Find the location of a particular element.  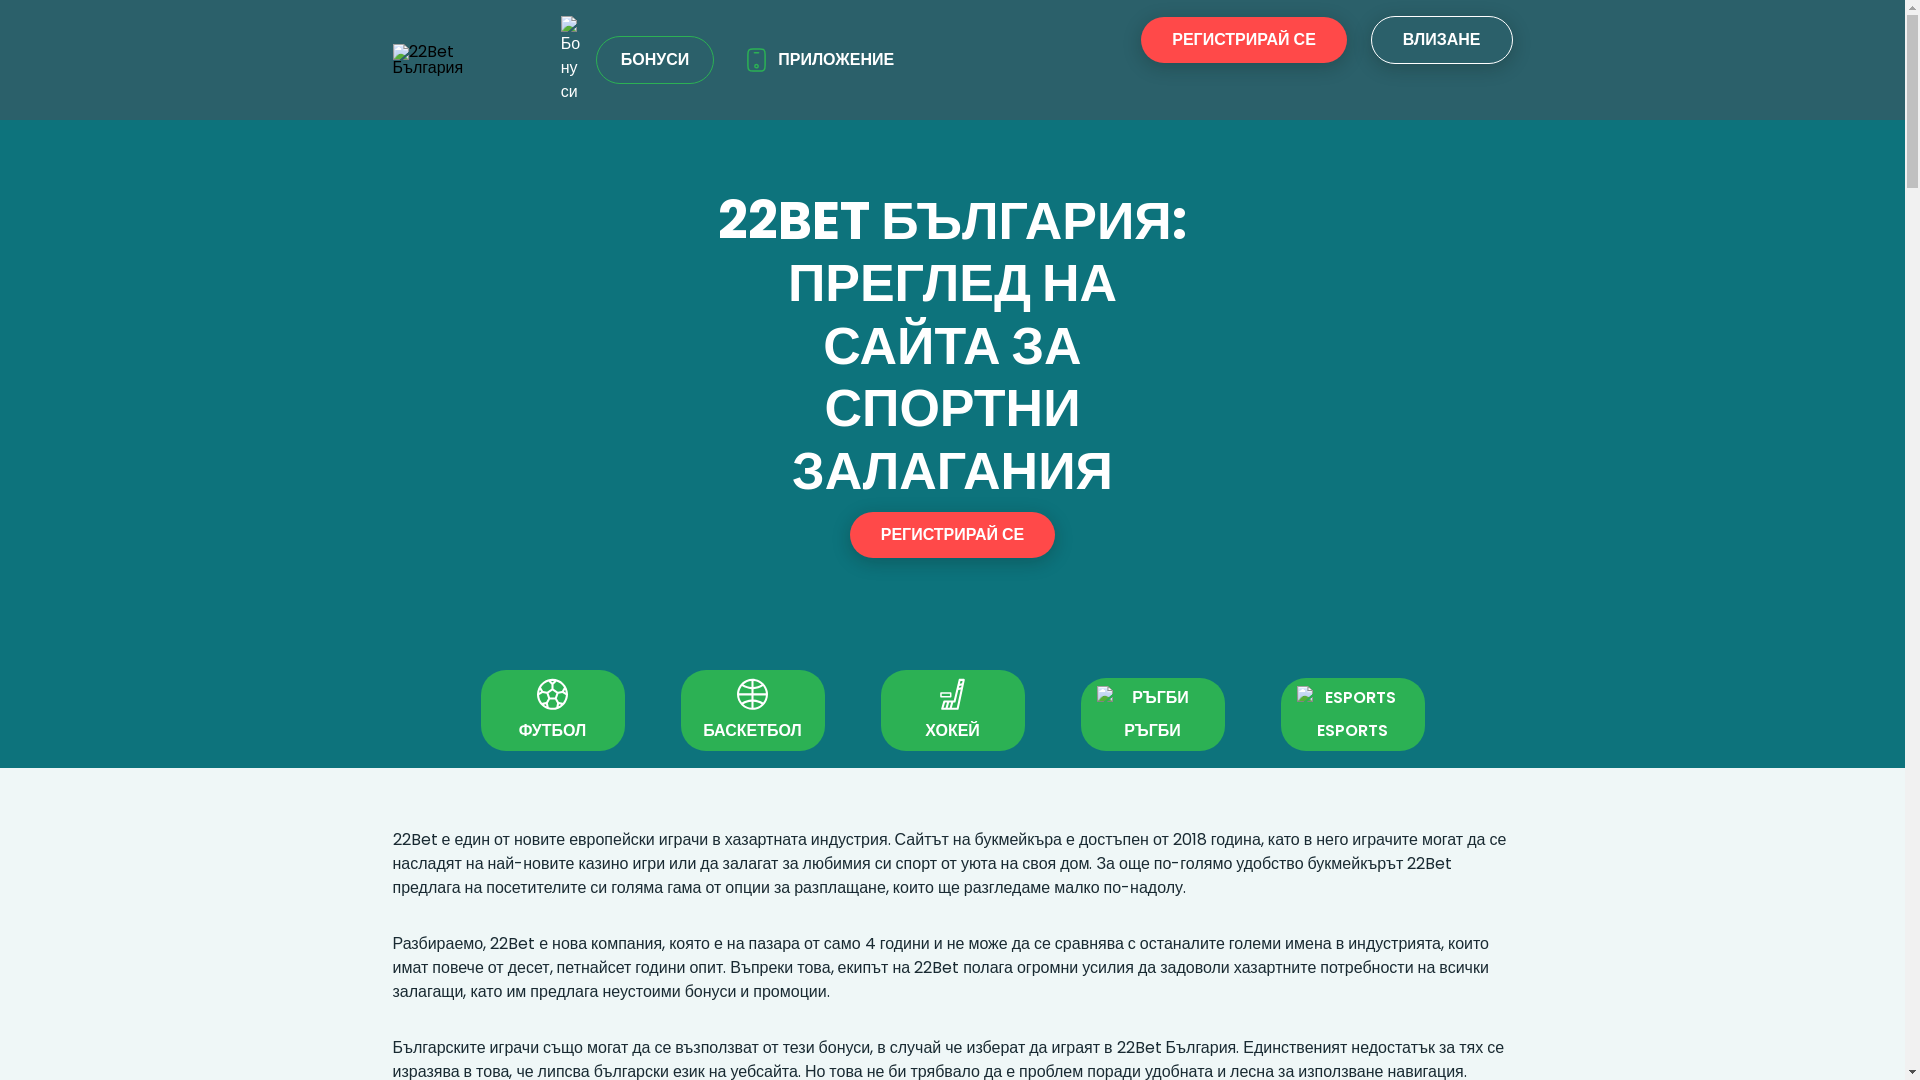

'eSports' is located at coordinates (1296, 697).